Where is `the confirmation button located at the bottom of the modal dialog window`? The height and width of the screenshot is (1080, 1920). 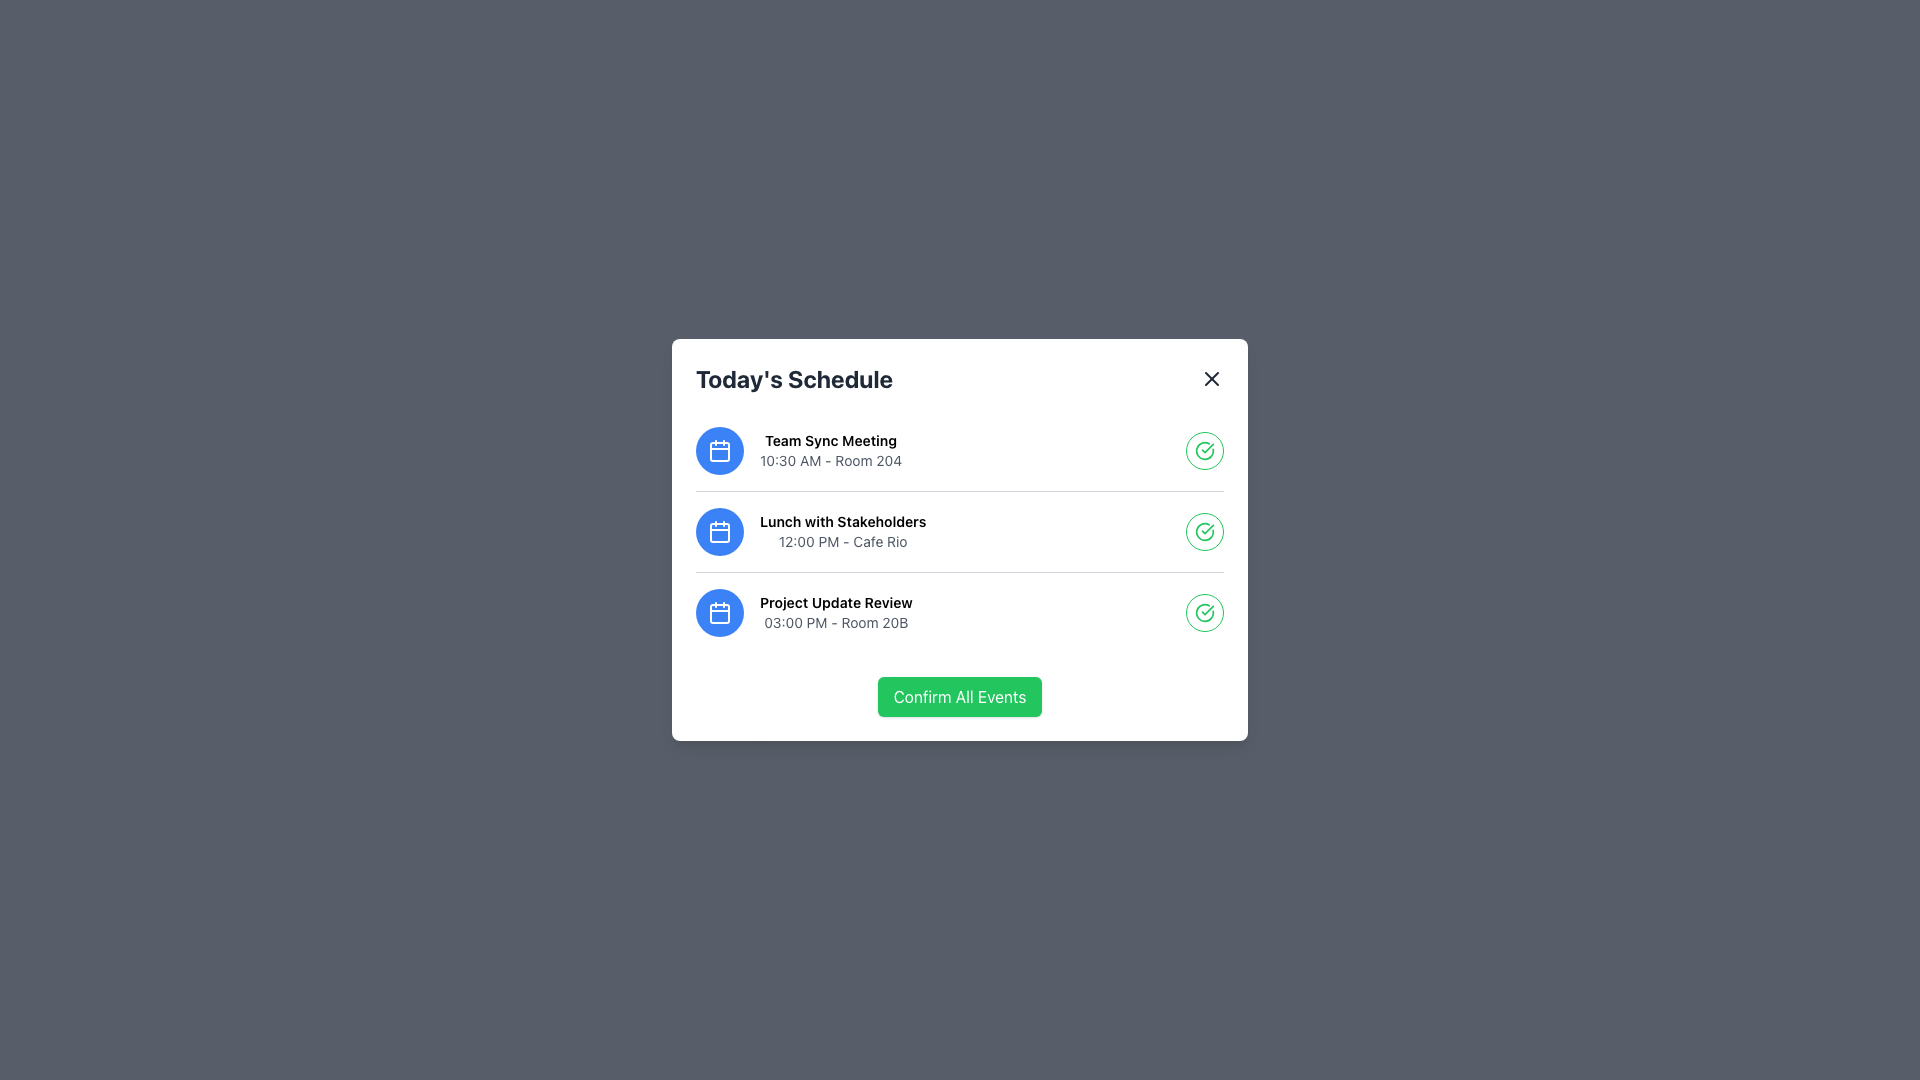
the confirmation button located at the bottom of the modal dialog window is located at coordinates (960, 696).